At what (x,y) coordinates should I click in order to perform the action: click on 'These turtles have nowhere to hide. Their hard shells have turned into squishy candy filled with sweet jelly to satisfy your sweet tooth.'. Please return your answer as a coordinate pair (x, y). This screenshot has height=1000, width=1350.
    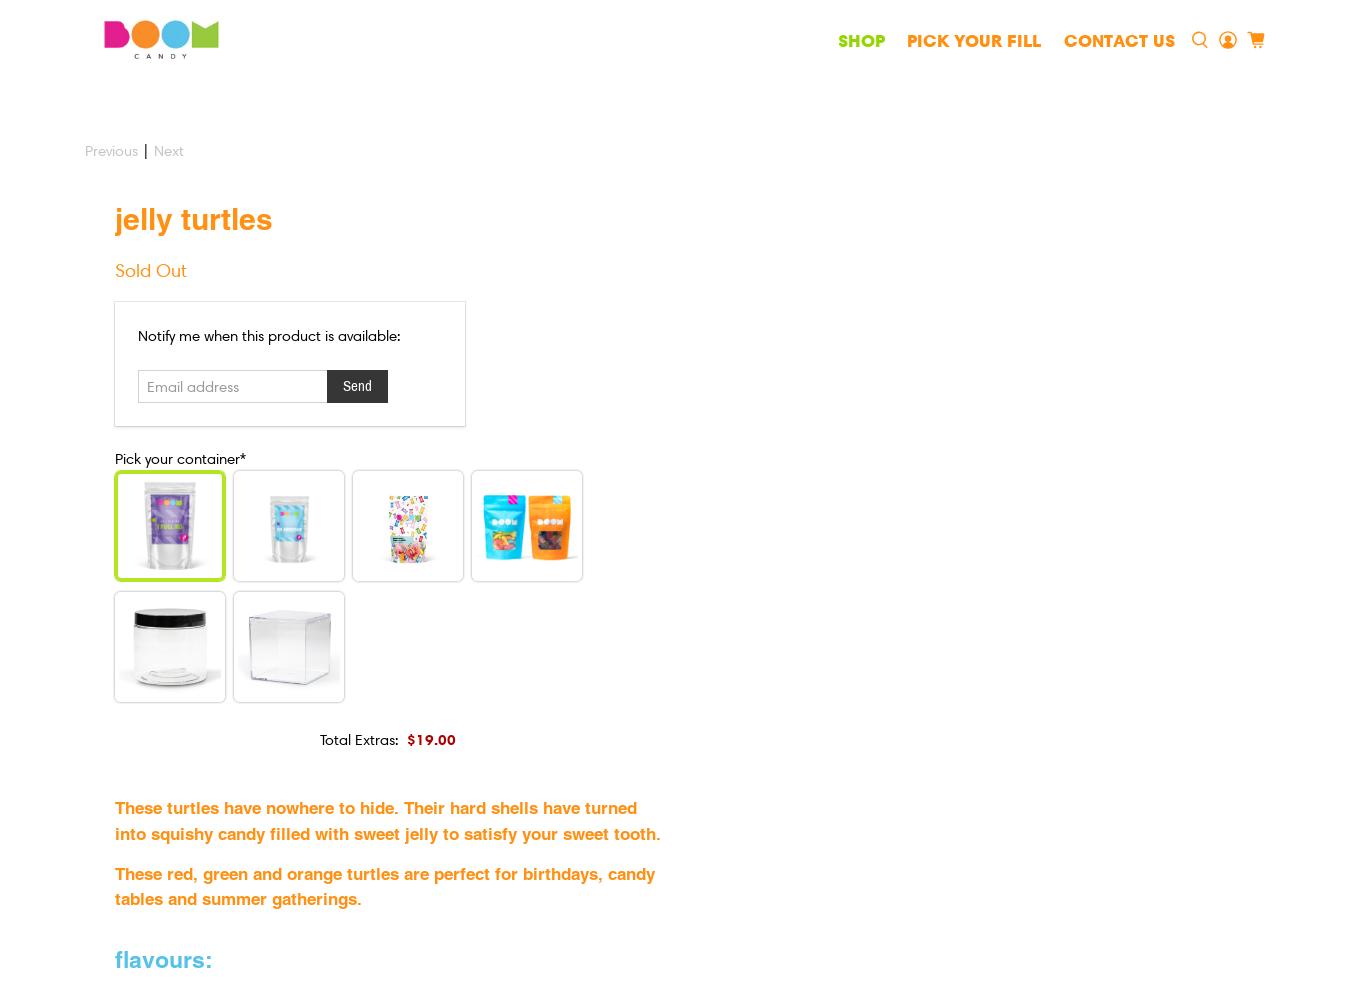
    Looking at the image, I should click on (387, 819).